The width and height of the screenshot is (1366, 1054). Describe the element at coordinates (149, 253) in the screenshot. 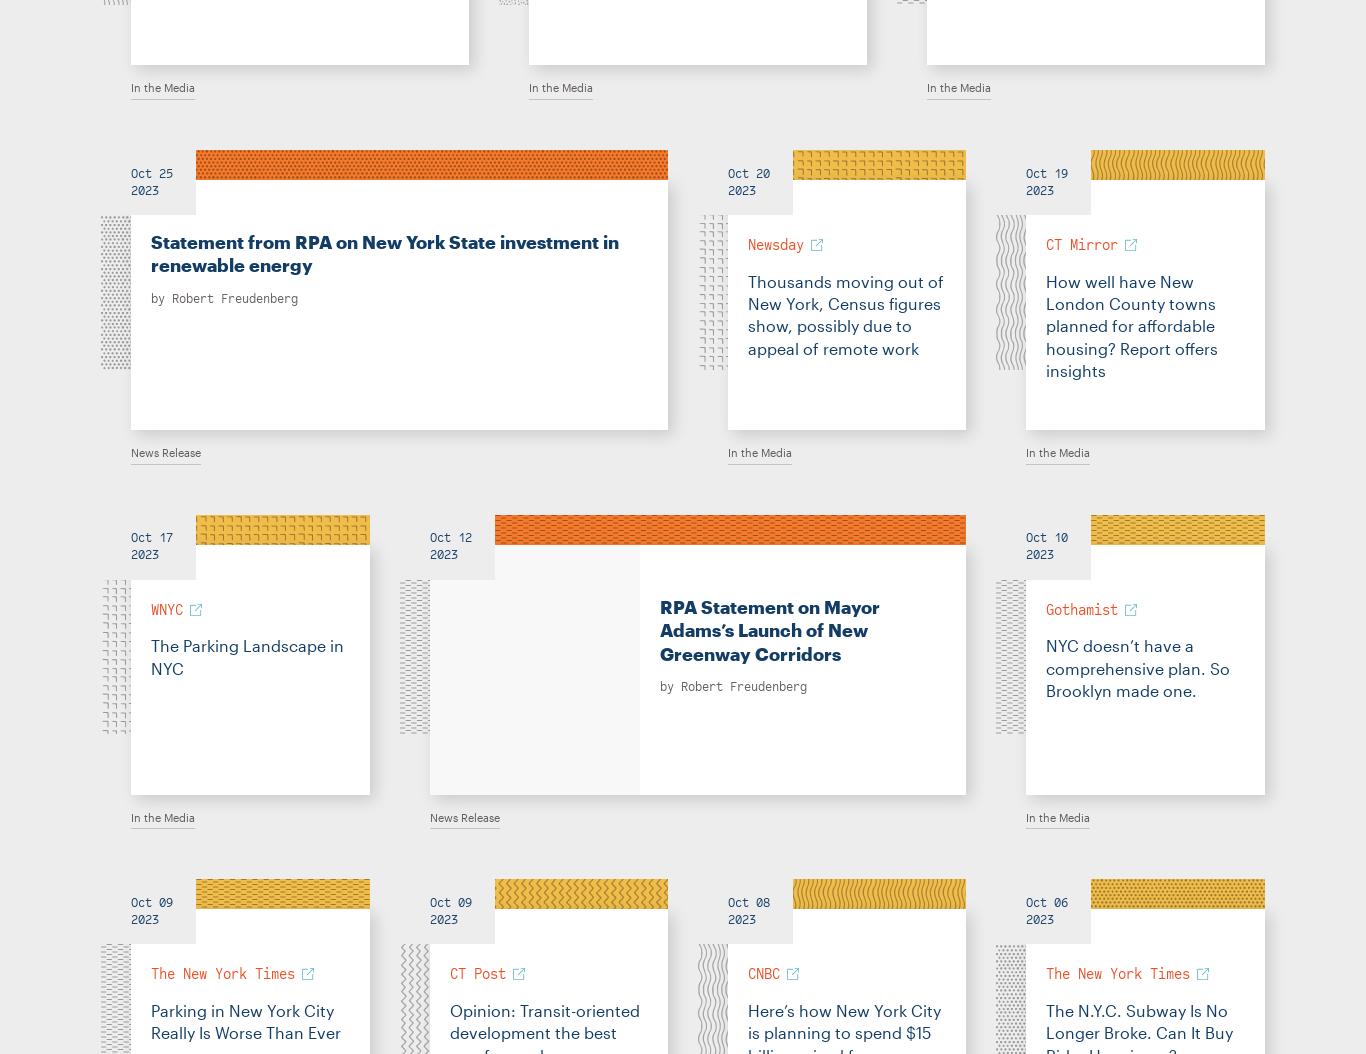

I see `'Statement from RPA on New York State investment in renewable energy'` at that location.